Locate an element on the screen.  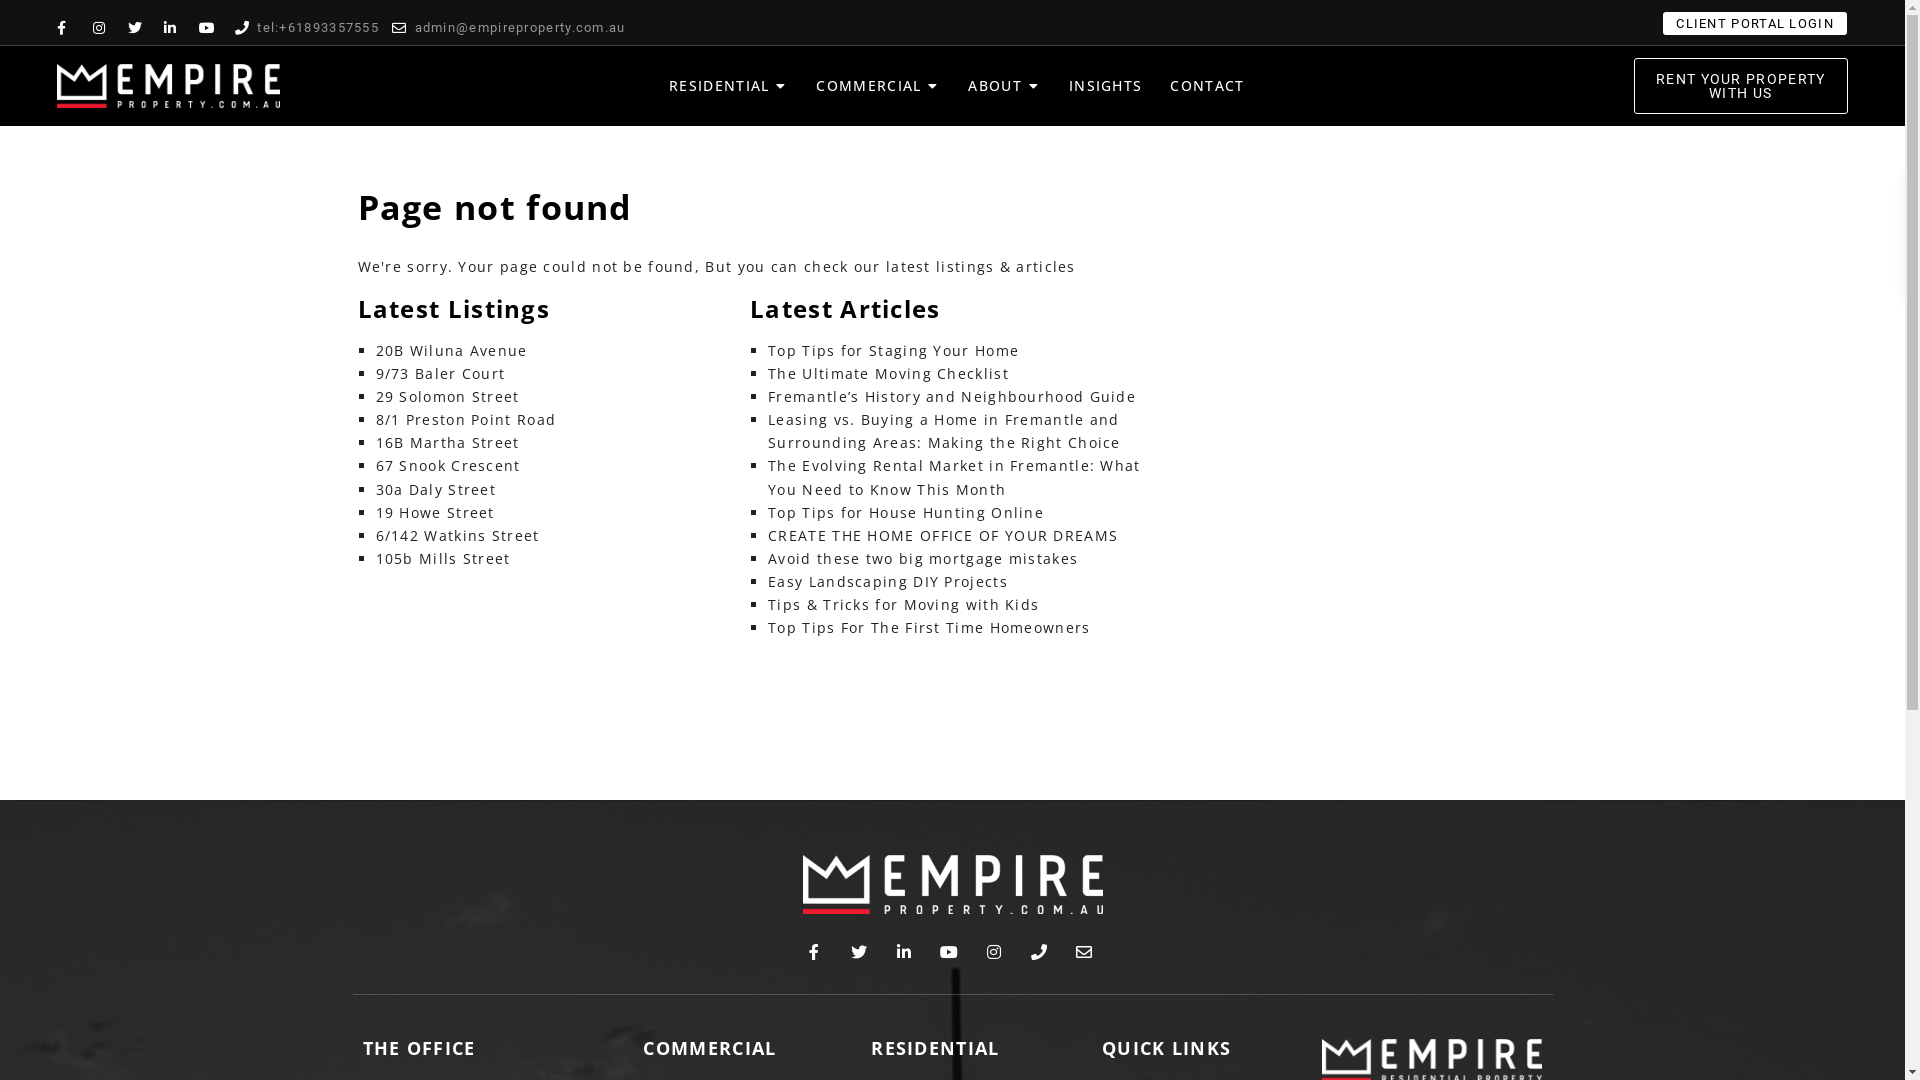
'Top Tips for Staging Your Home' is located at coordinates (892, 349).